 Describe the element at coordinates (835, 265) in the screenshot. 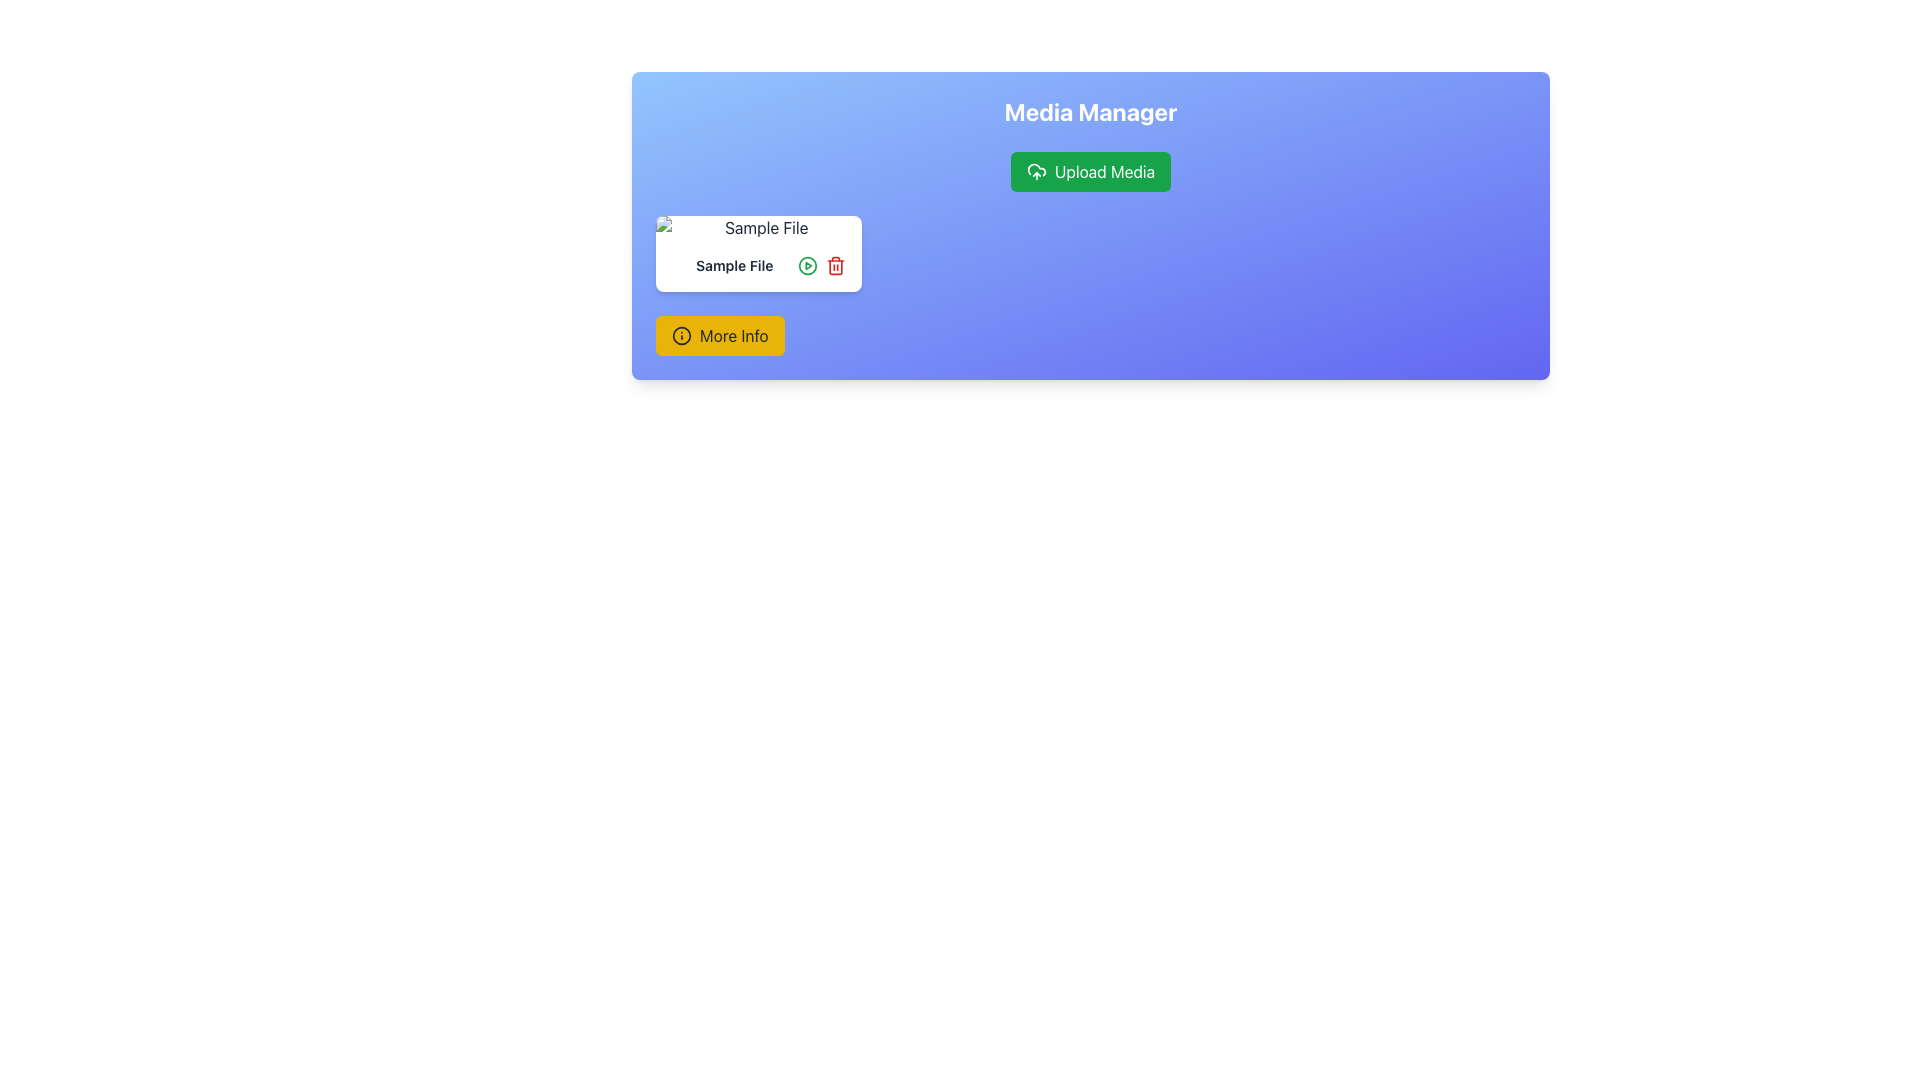

I see `the delete action button icon located at the bottom left quadrant of the interface to observe the scaling effect` at that location.